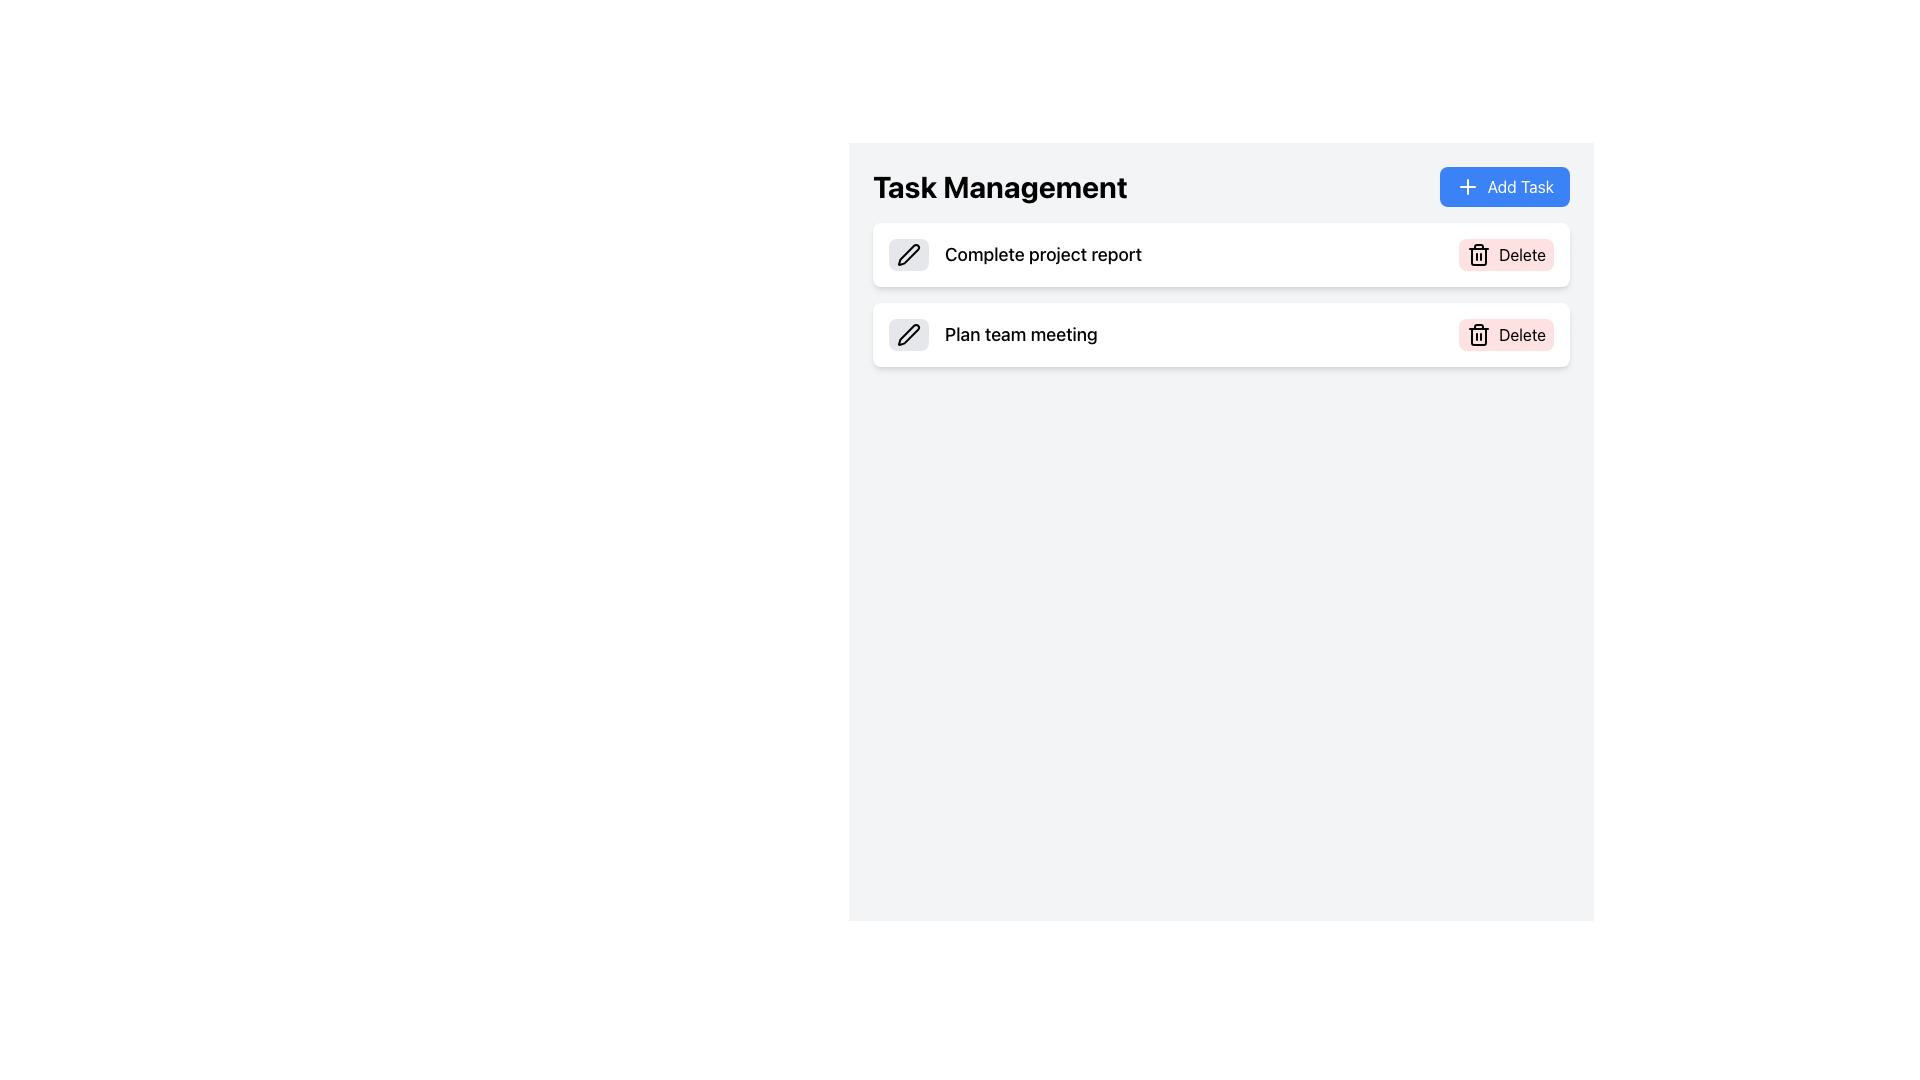 This screenshot has height=1080, width=1920. I want to click on the pen icon located in the second task row of the task list, which is aligned to the left of the text 'Plan team meeting', so click(907, 253).